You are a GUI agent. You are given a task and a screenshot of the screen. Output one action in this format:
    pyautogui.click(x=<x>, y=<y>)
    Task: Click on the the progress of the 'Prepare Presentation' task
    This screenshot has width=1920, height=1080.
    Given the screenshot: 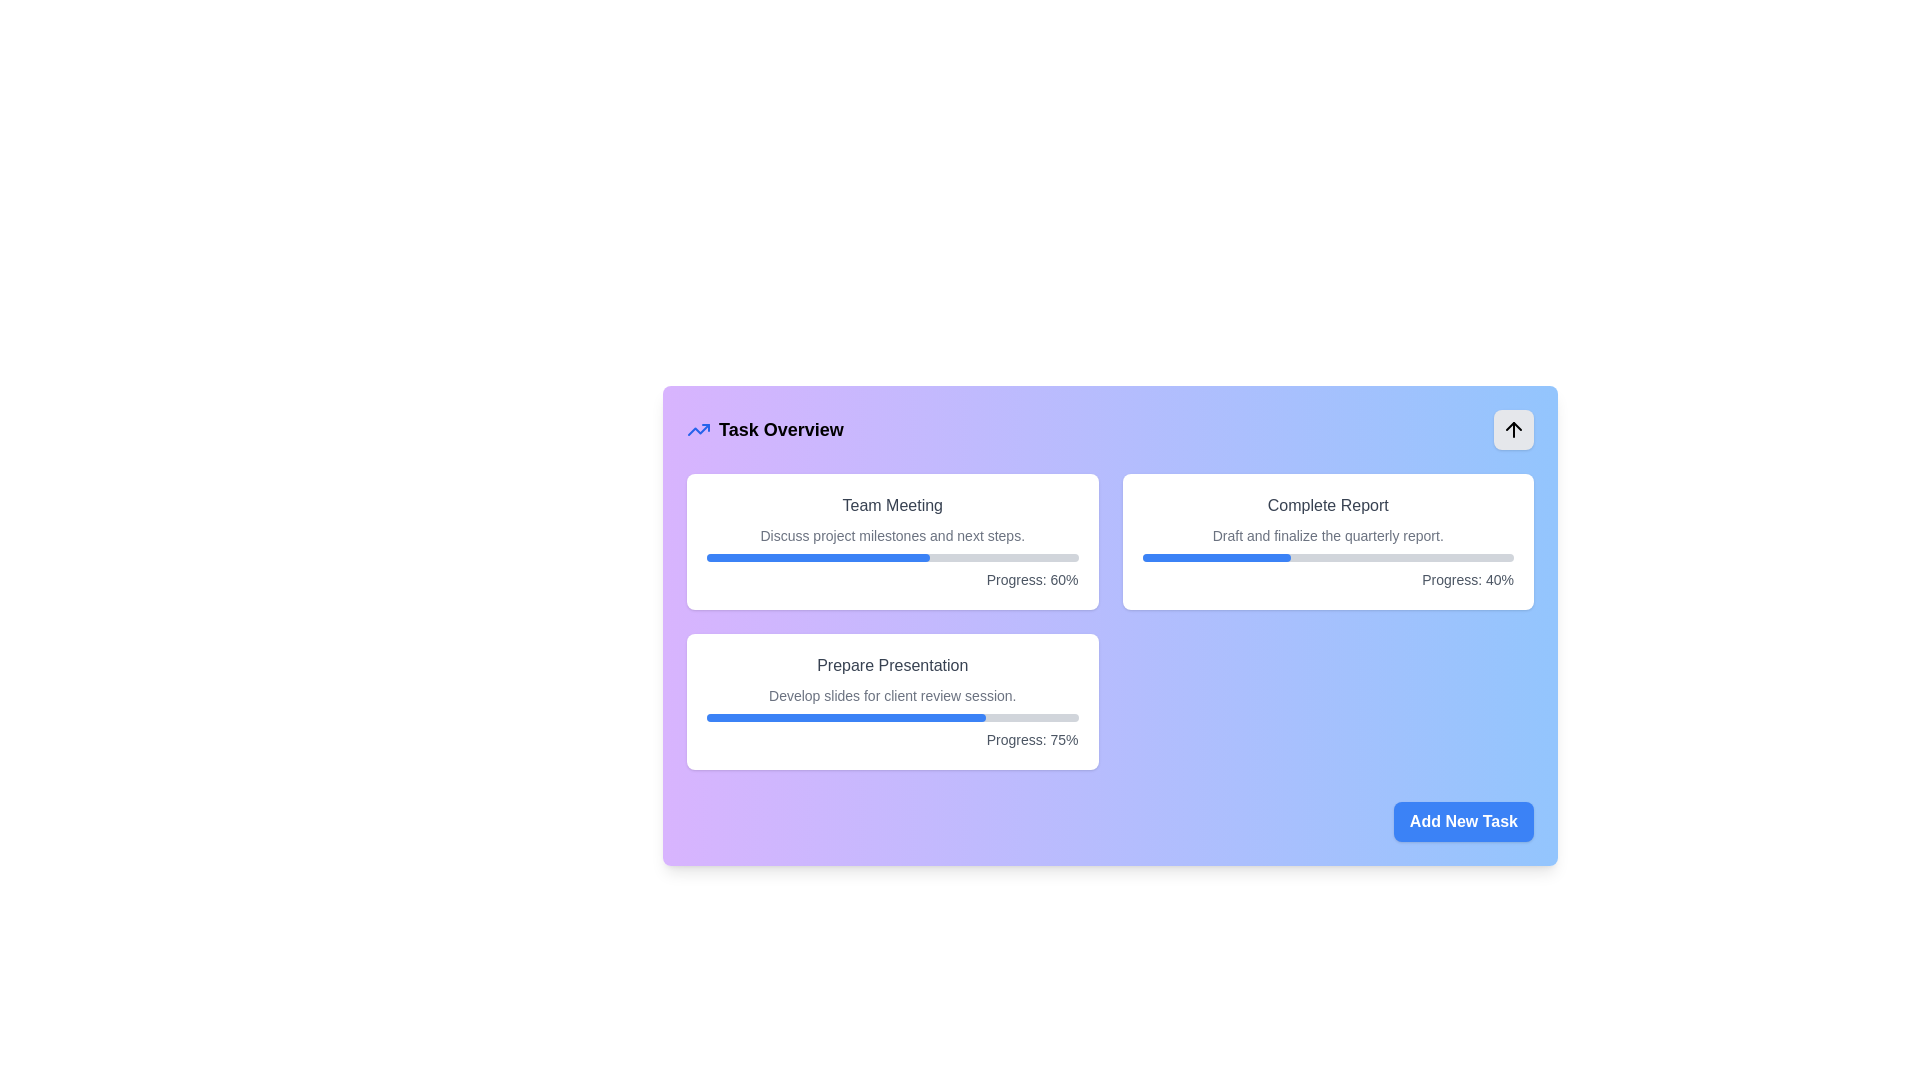 What is the action you would take?
    pyautogui.click(x=753, y=716)
    